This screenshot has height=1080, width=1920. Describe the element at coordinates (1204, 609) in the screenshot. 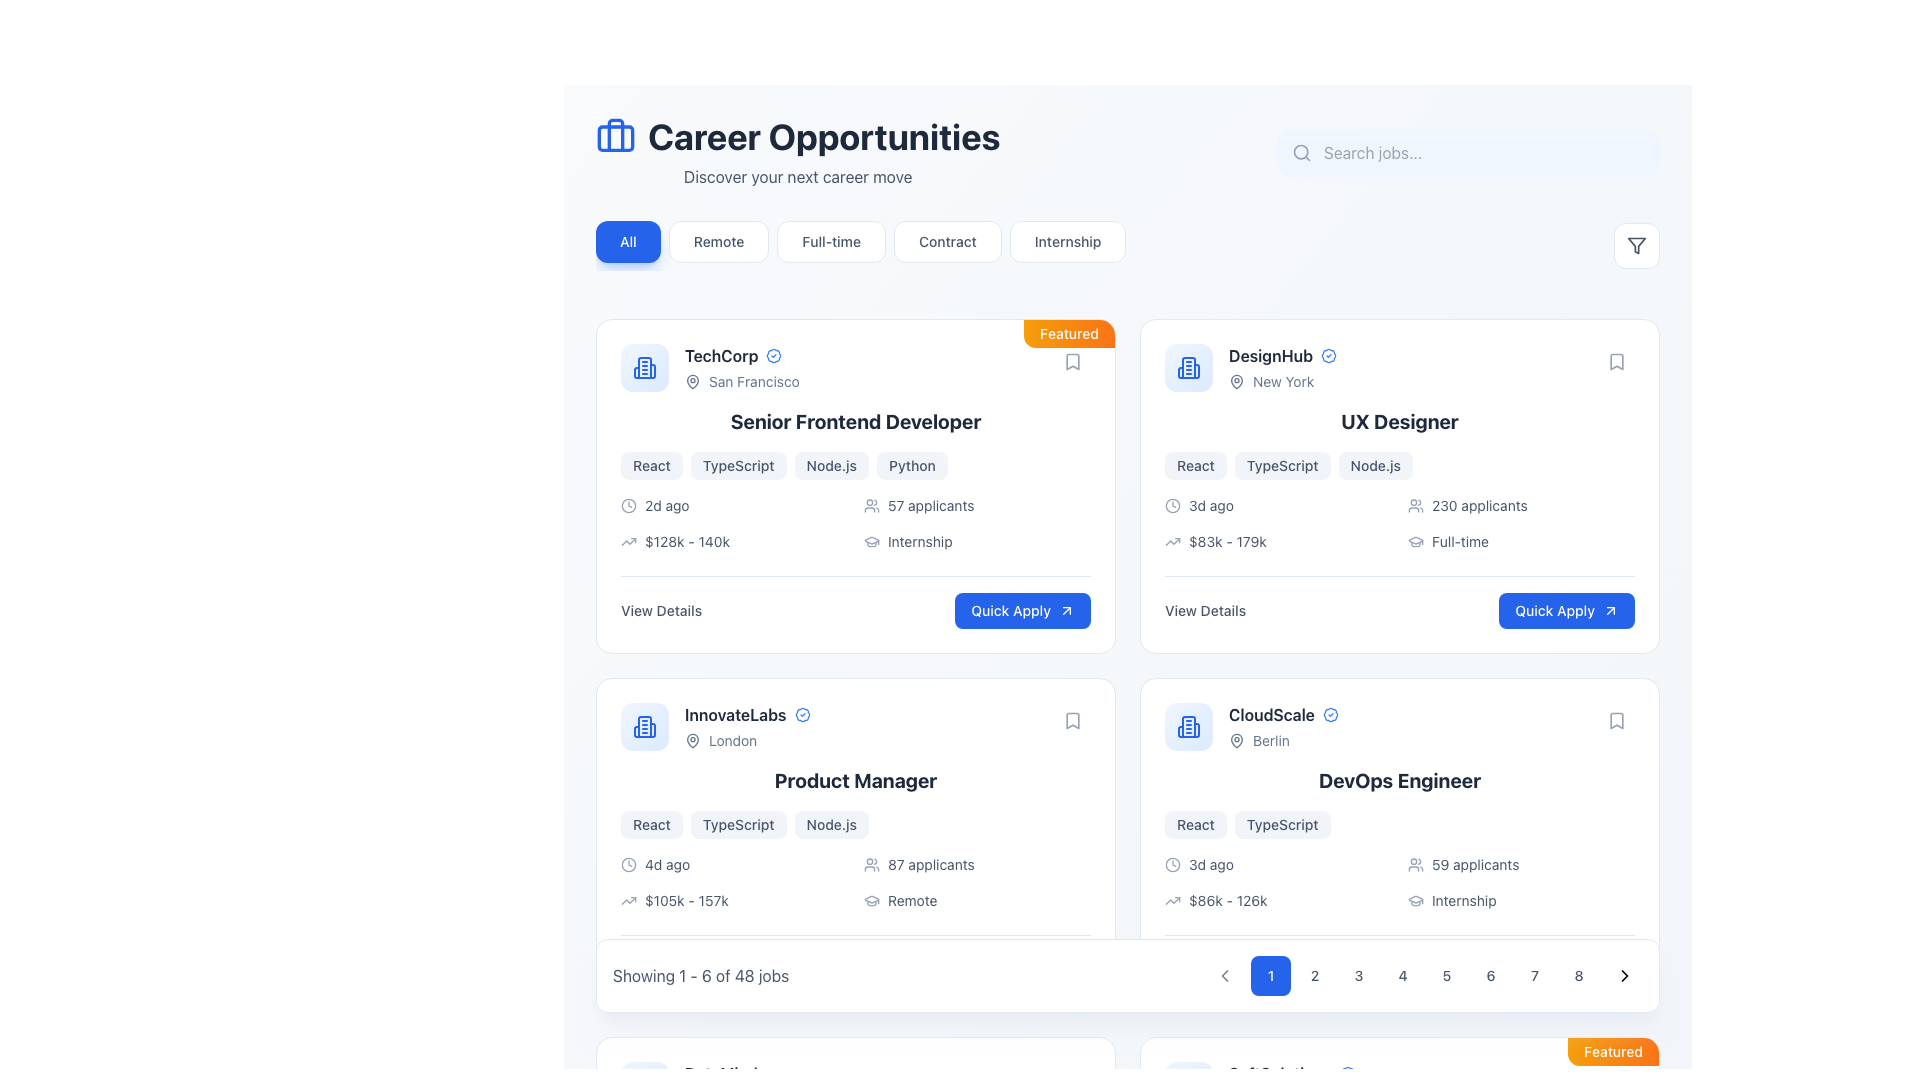

I see `the link located in the lower left section of the job posting card titled 'UX Designer', positioned near the 'Quick Apply' button and below the salary information to activate the hover effect` at that location.